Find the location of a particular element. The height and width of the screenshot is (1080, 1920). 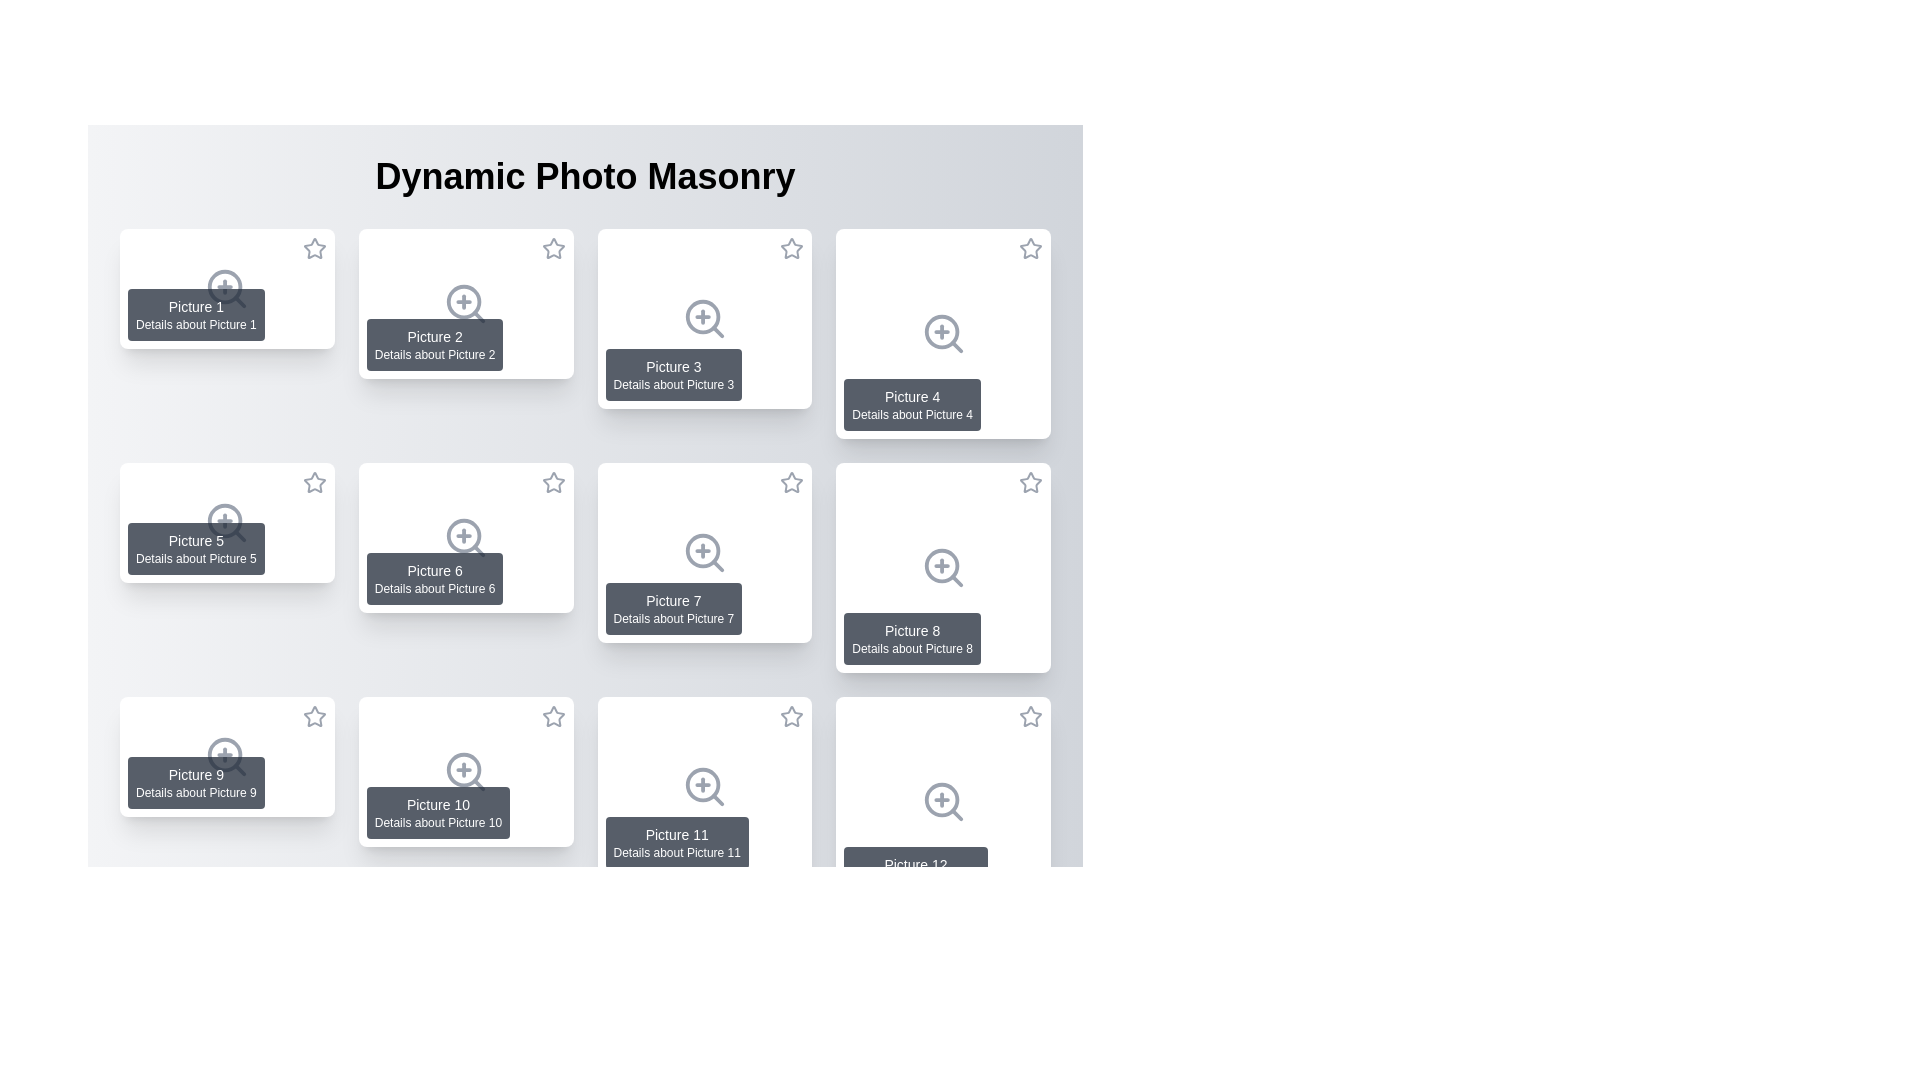

the text label that displays 'Details about Picture 5', which is styled in white text on a dark gray semi-transparent background and is located at the bottom-left of the tile labeled 'Picture 5' is located at coordinates (196, 559).